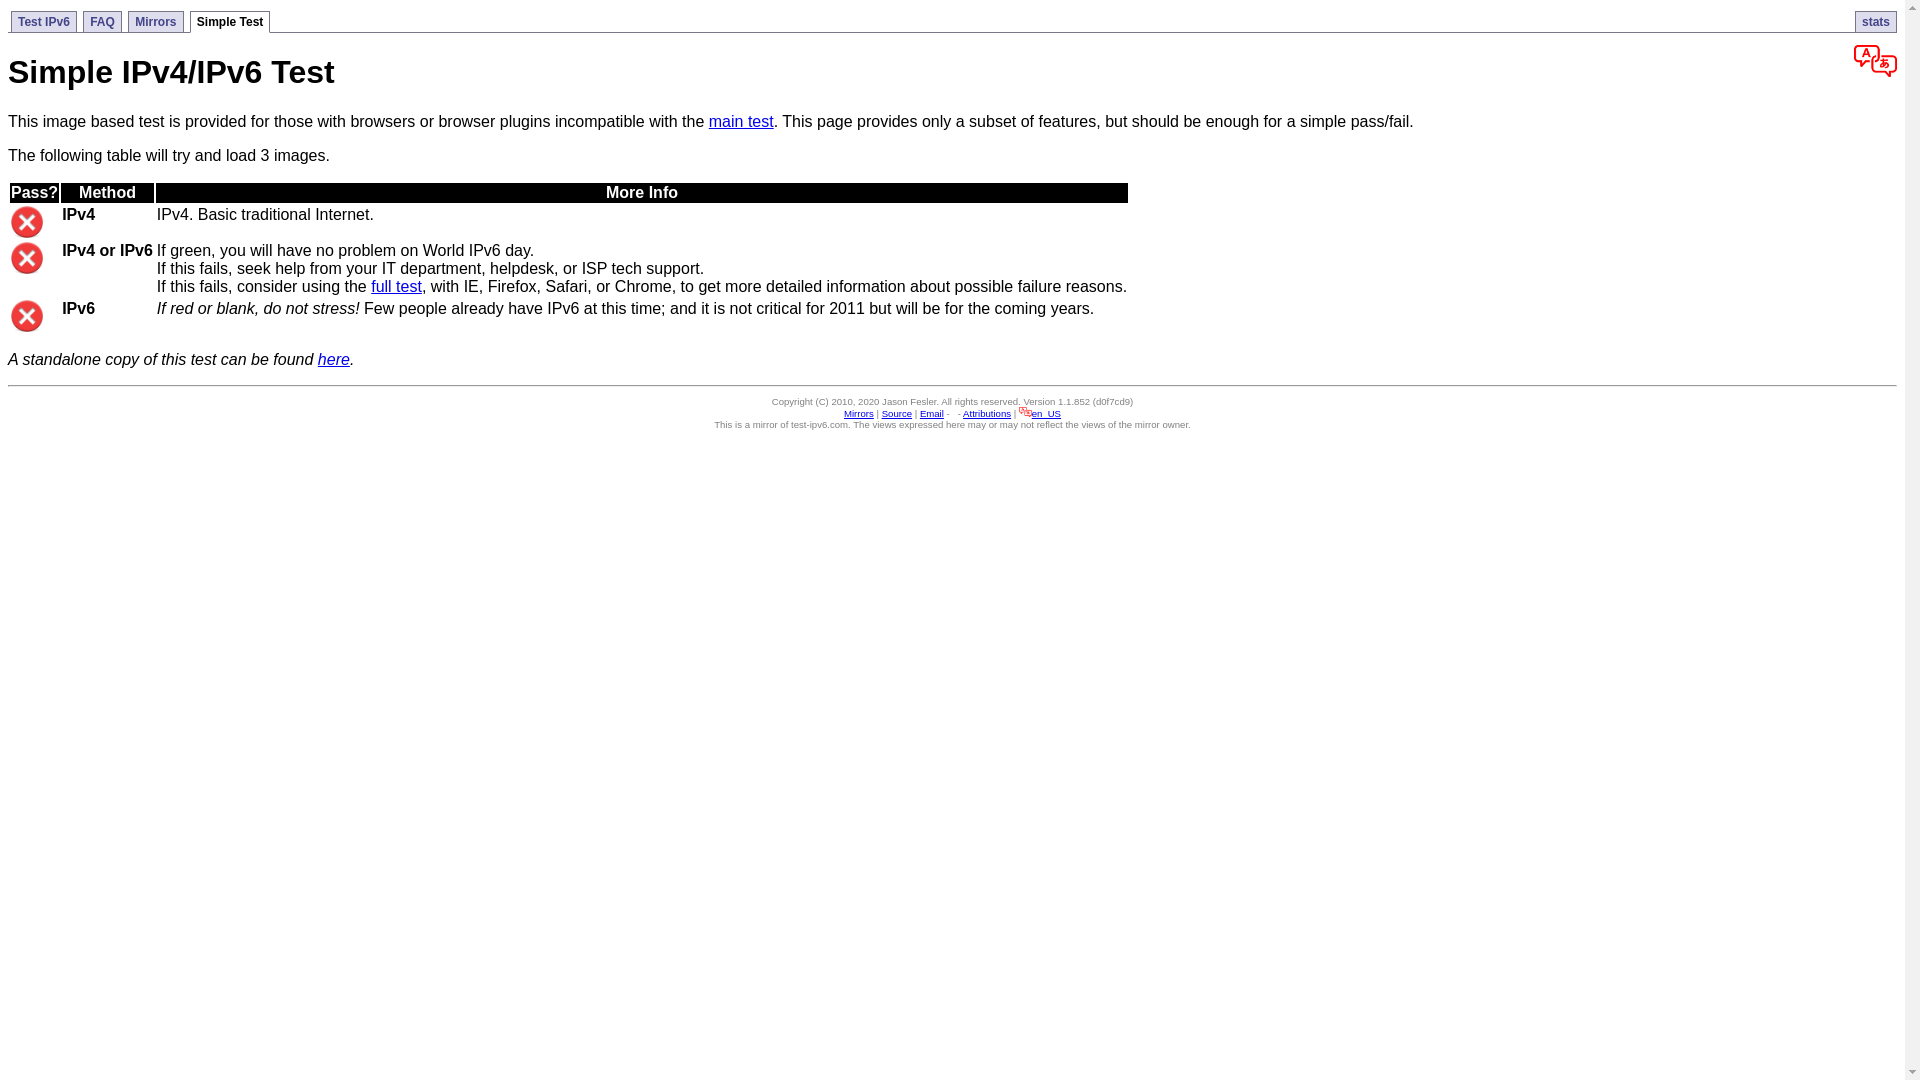  I want to click on 'Source', so click(881, 412).